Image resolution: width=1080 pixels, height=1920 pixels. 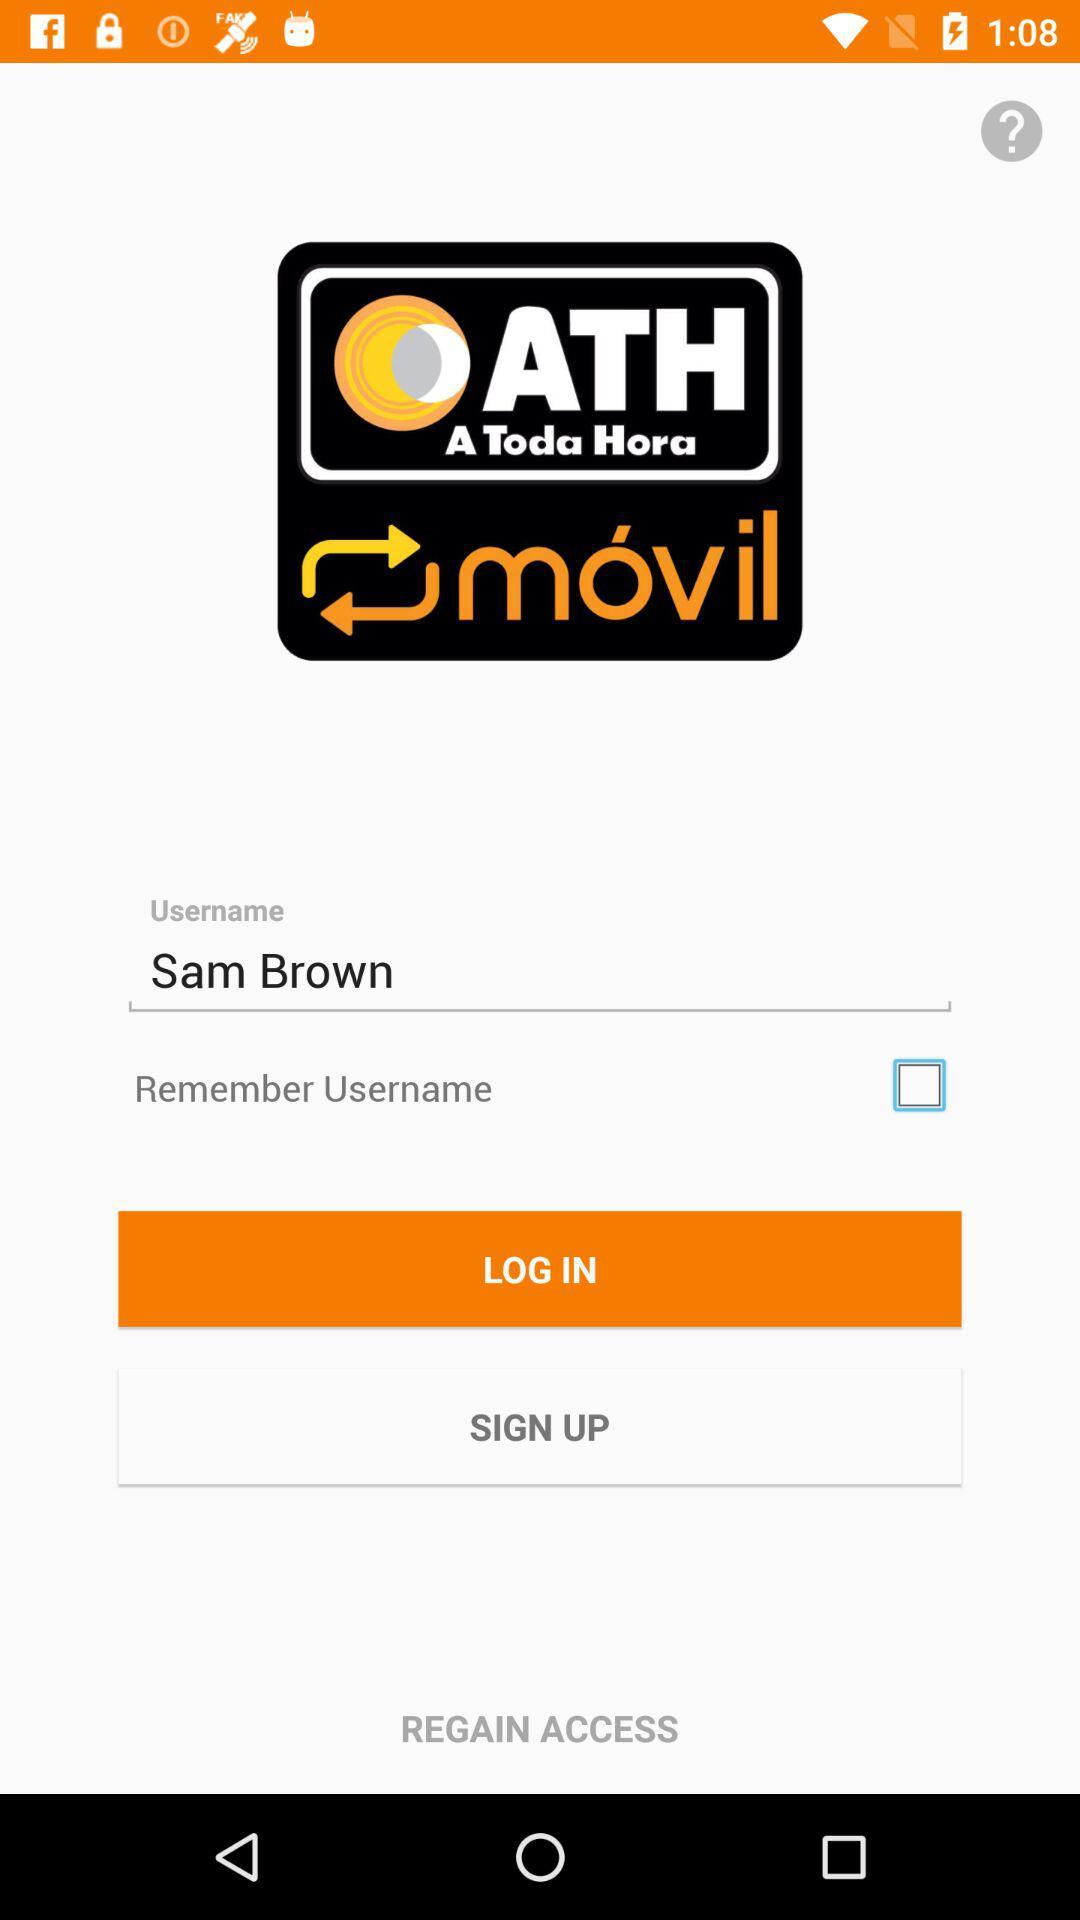 I want to click on the log in item, so click(x=540, y=1267).